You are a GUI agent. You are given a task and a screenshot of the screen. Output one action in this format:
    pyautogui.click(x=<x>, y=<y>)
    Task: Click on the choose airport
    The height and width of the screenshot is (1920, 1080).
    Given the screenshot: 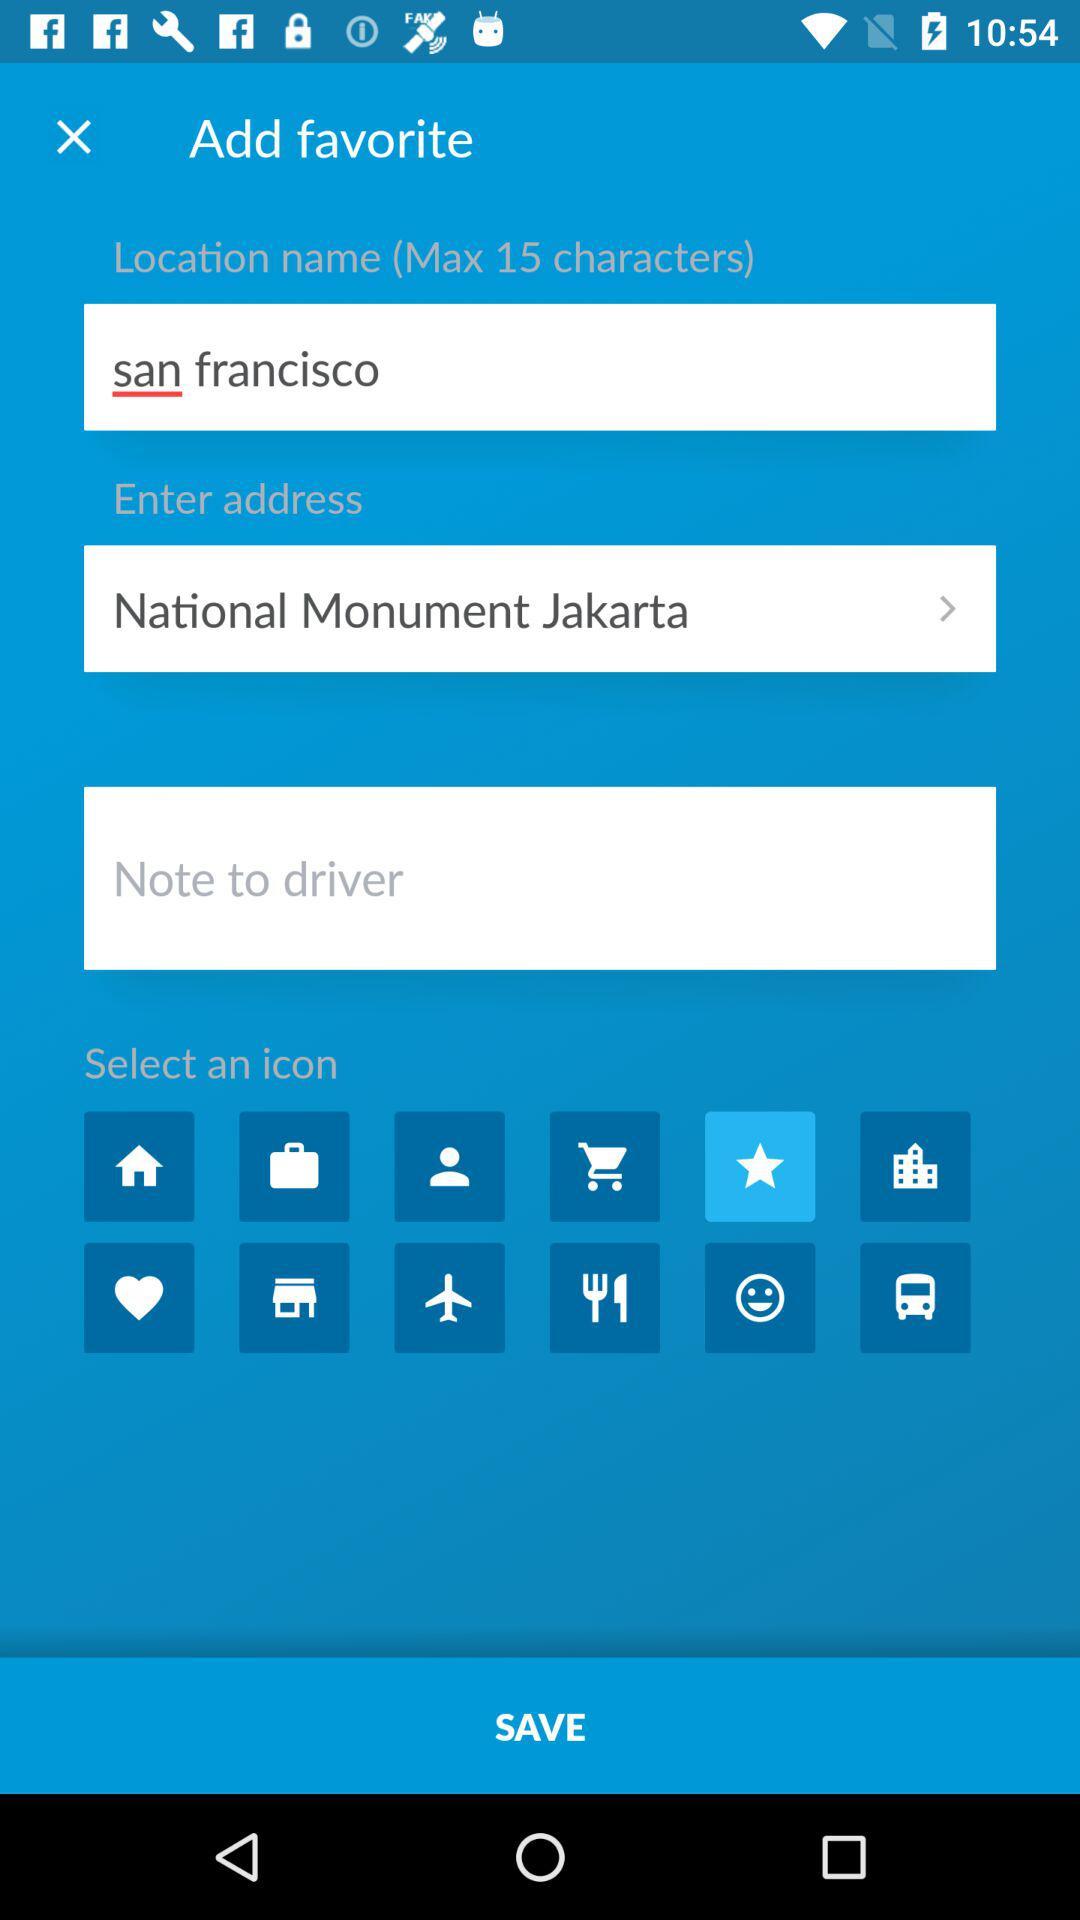 What is the action you would take?
    pyautogui.click(x=448, y=1297)
    